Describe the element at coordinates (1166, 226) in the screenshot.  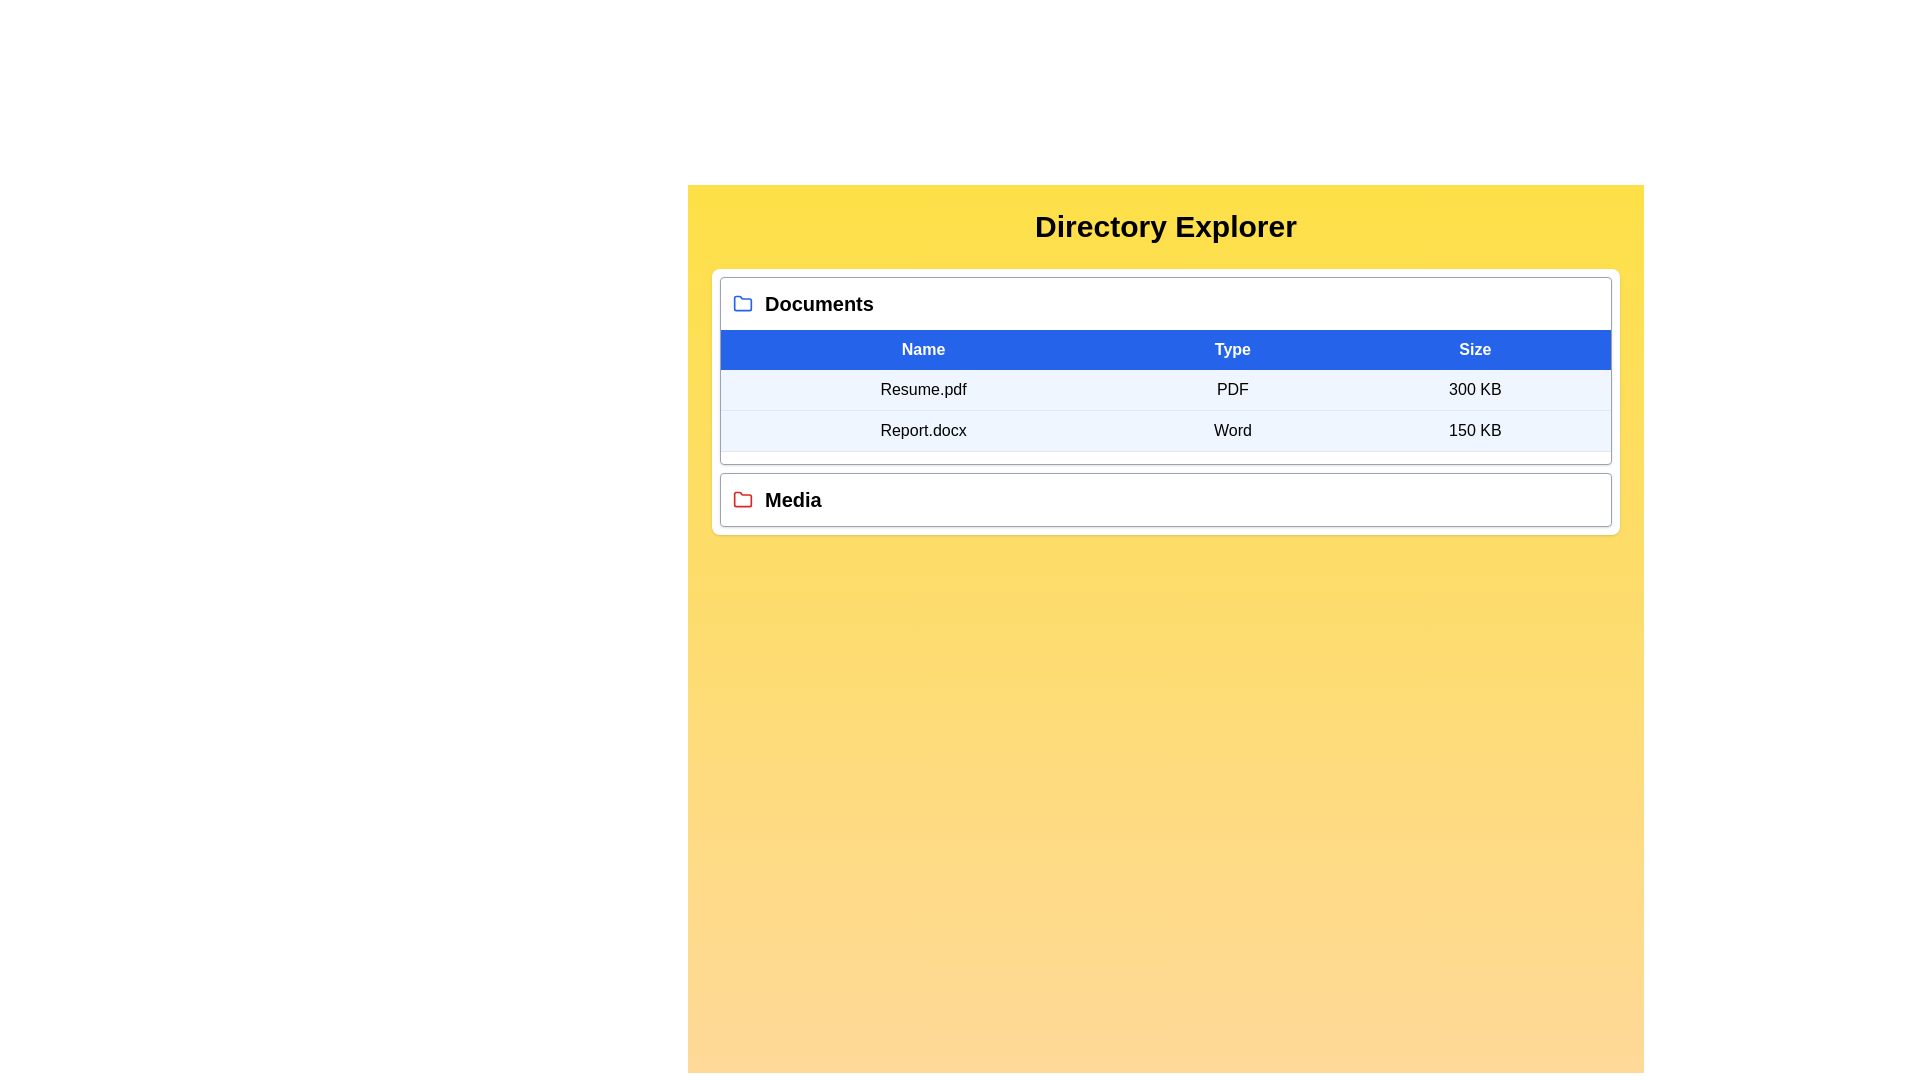
I see `the header text 'Directory Explorer'` at that location.